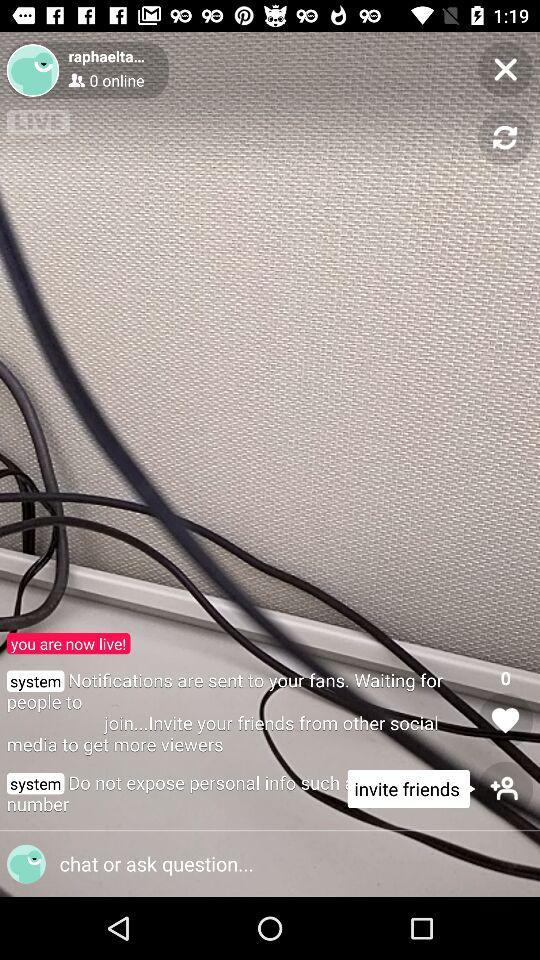  Describe the element at coordinates (262, 863) in the screenshot. I see `sharing informations` at that location.